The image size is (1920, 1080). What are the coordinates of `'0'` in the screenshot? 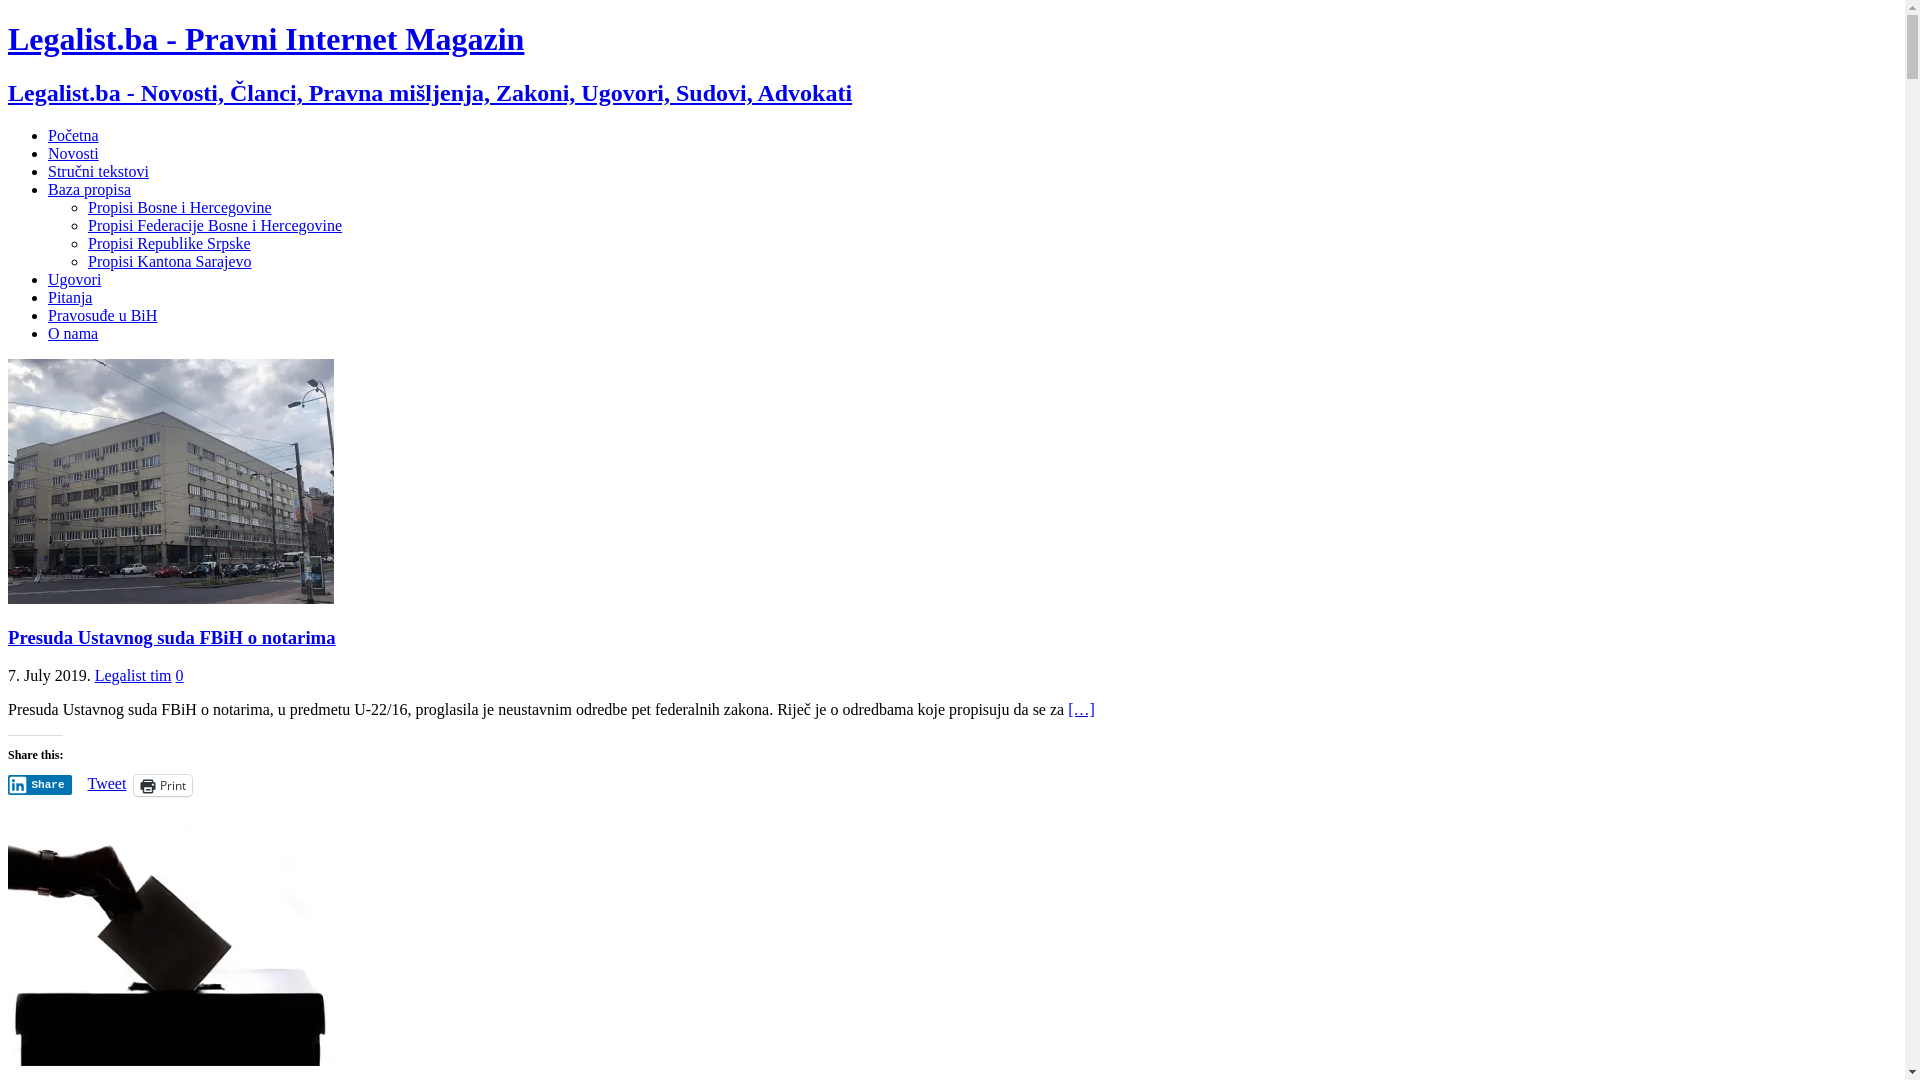 It's located at (180, 675).